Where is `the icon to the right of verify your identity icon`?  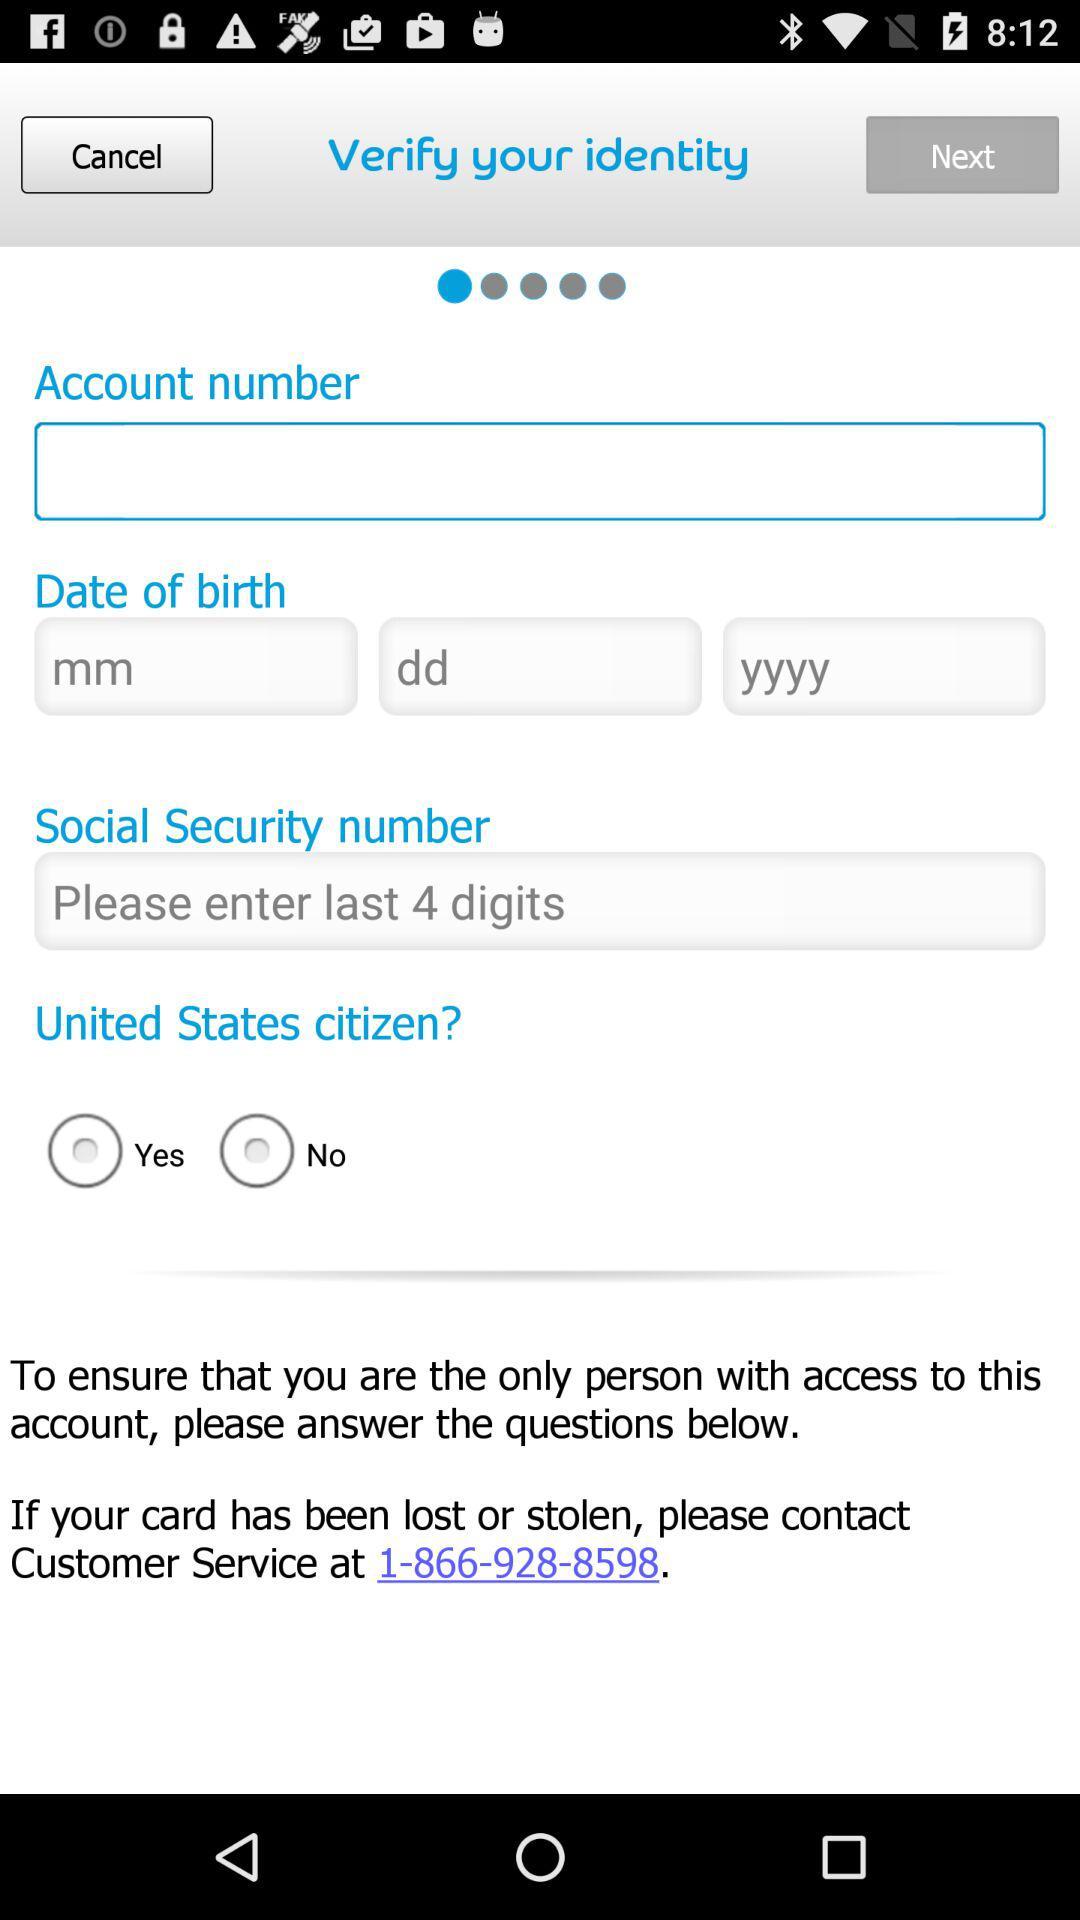 the icon to the right of verify your identity icon is located at coordinates (961, 153).